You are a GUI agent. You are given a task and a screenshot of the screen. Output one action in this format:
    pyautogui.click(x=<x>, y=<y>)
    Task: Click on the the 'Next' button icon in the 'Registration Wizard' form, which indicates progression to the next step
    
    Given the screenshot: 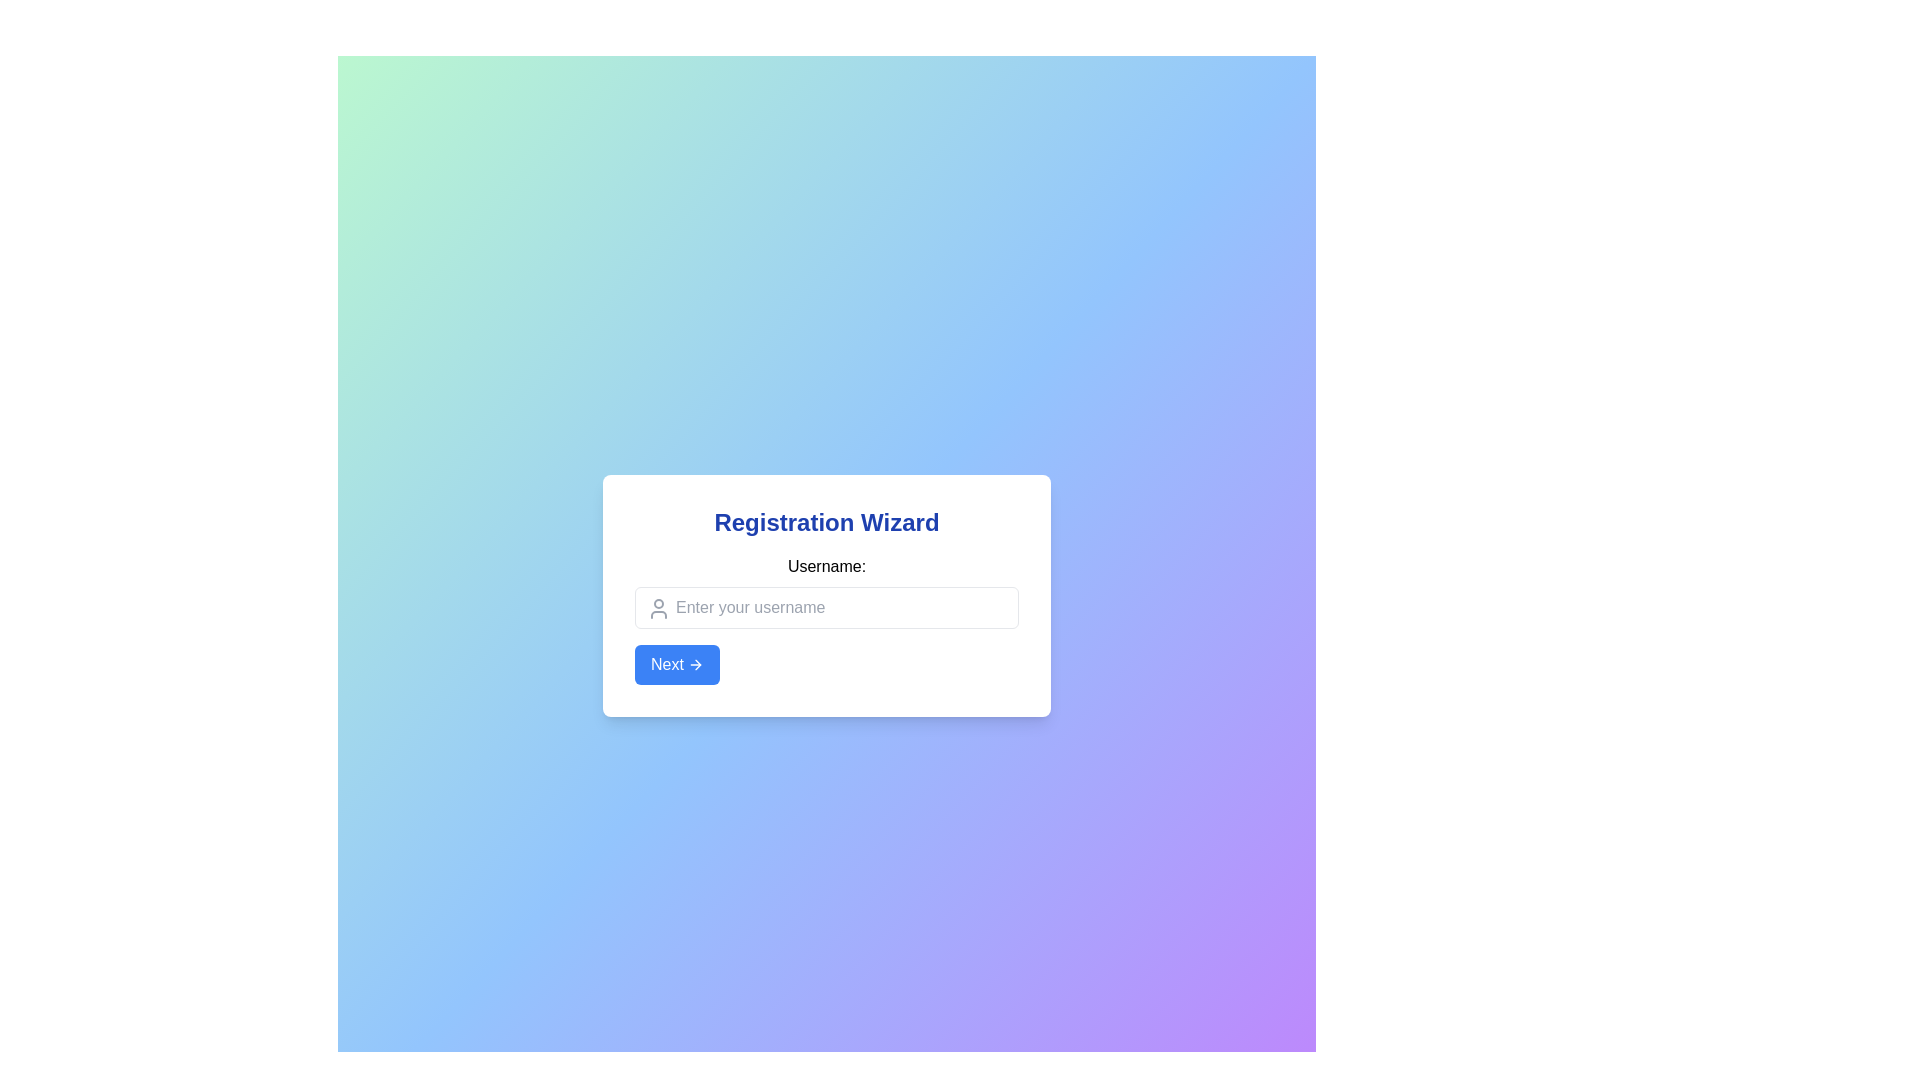 What is the action you would take?
    pyautogui.click(x=696, y=664)
    